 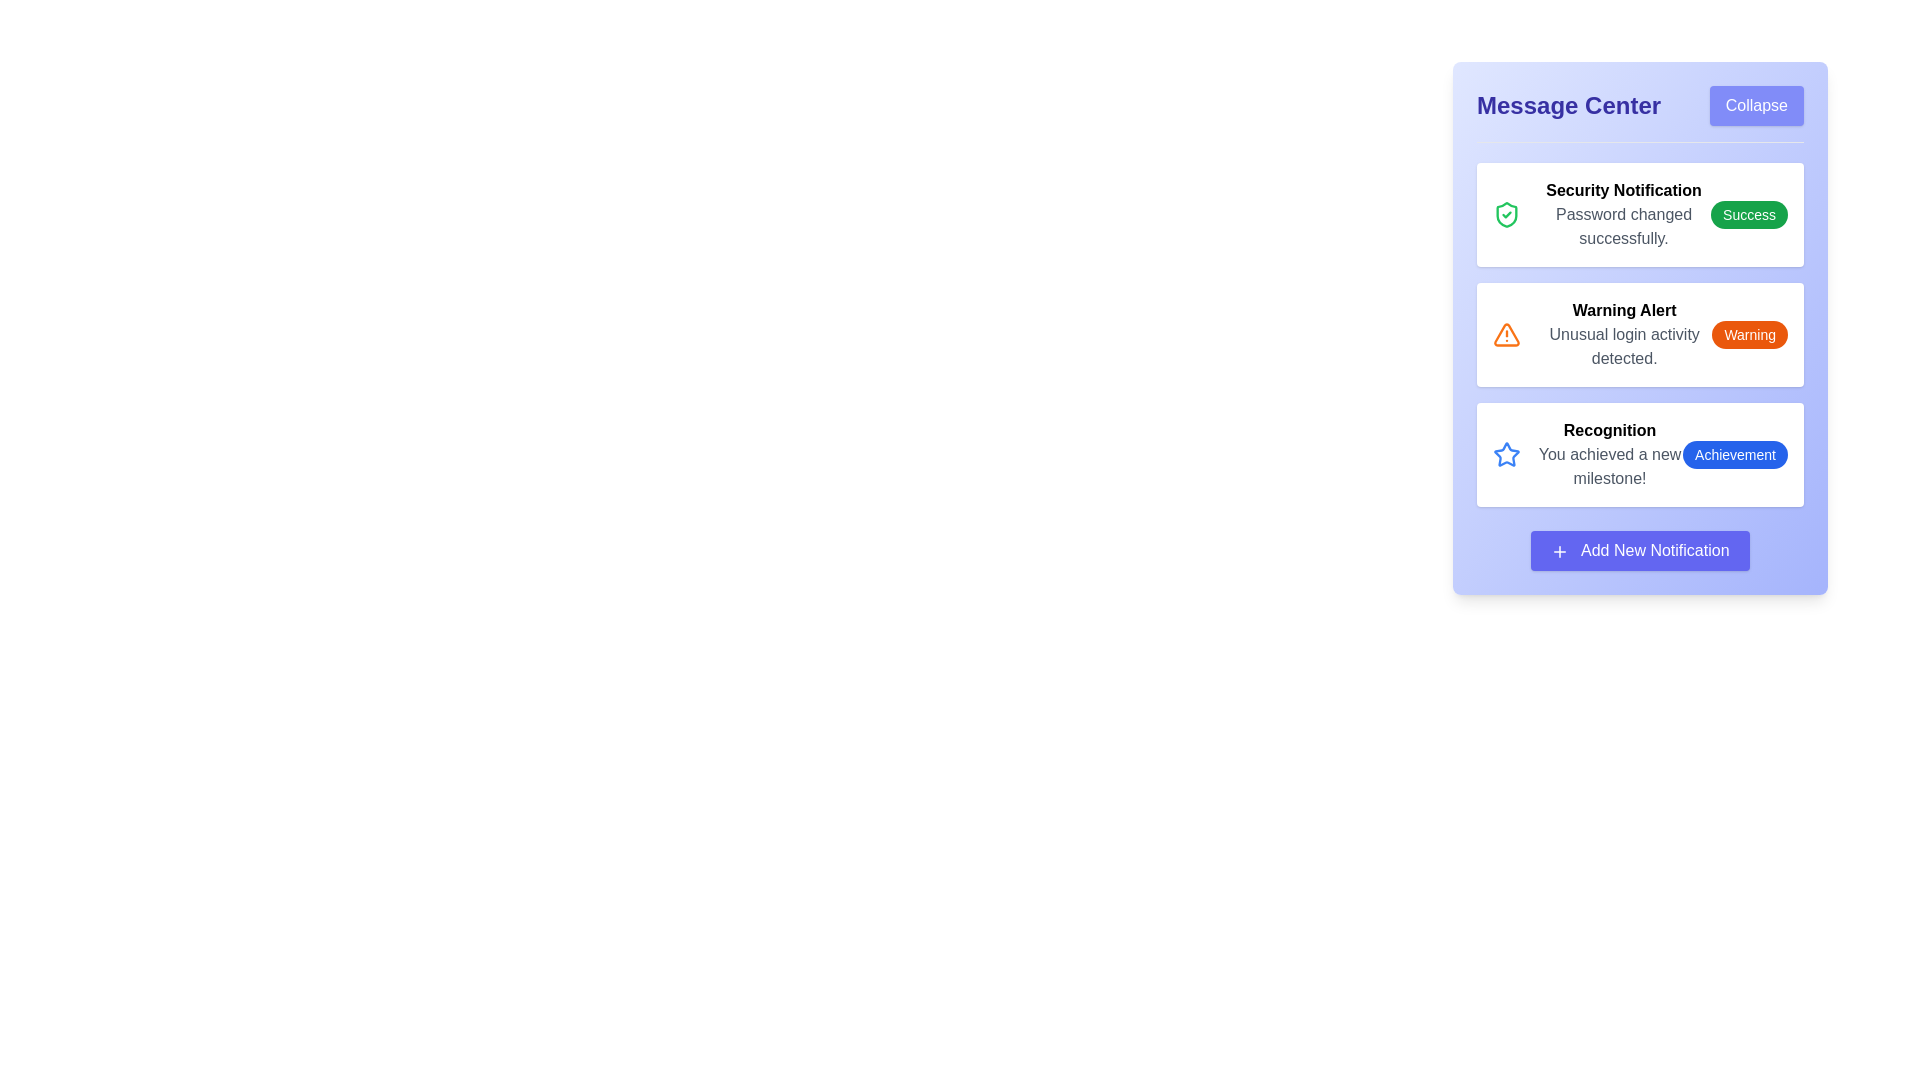 What do you see at coordinates (1624, 346) in the screenshot?
I see `message displayed in the text component that shows 'Unusual login activity detected.' in the notification titled 'Warning Alert' within the Message Center` at bounding box center [1624, 346].